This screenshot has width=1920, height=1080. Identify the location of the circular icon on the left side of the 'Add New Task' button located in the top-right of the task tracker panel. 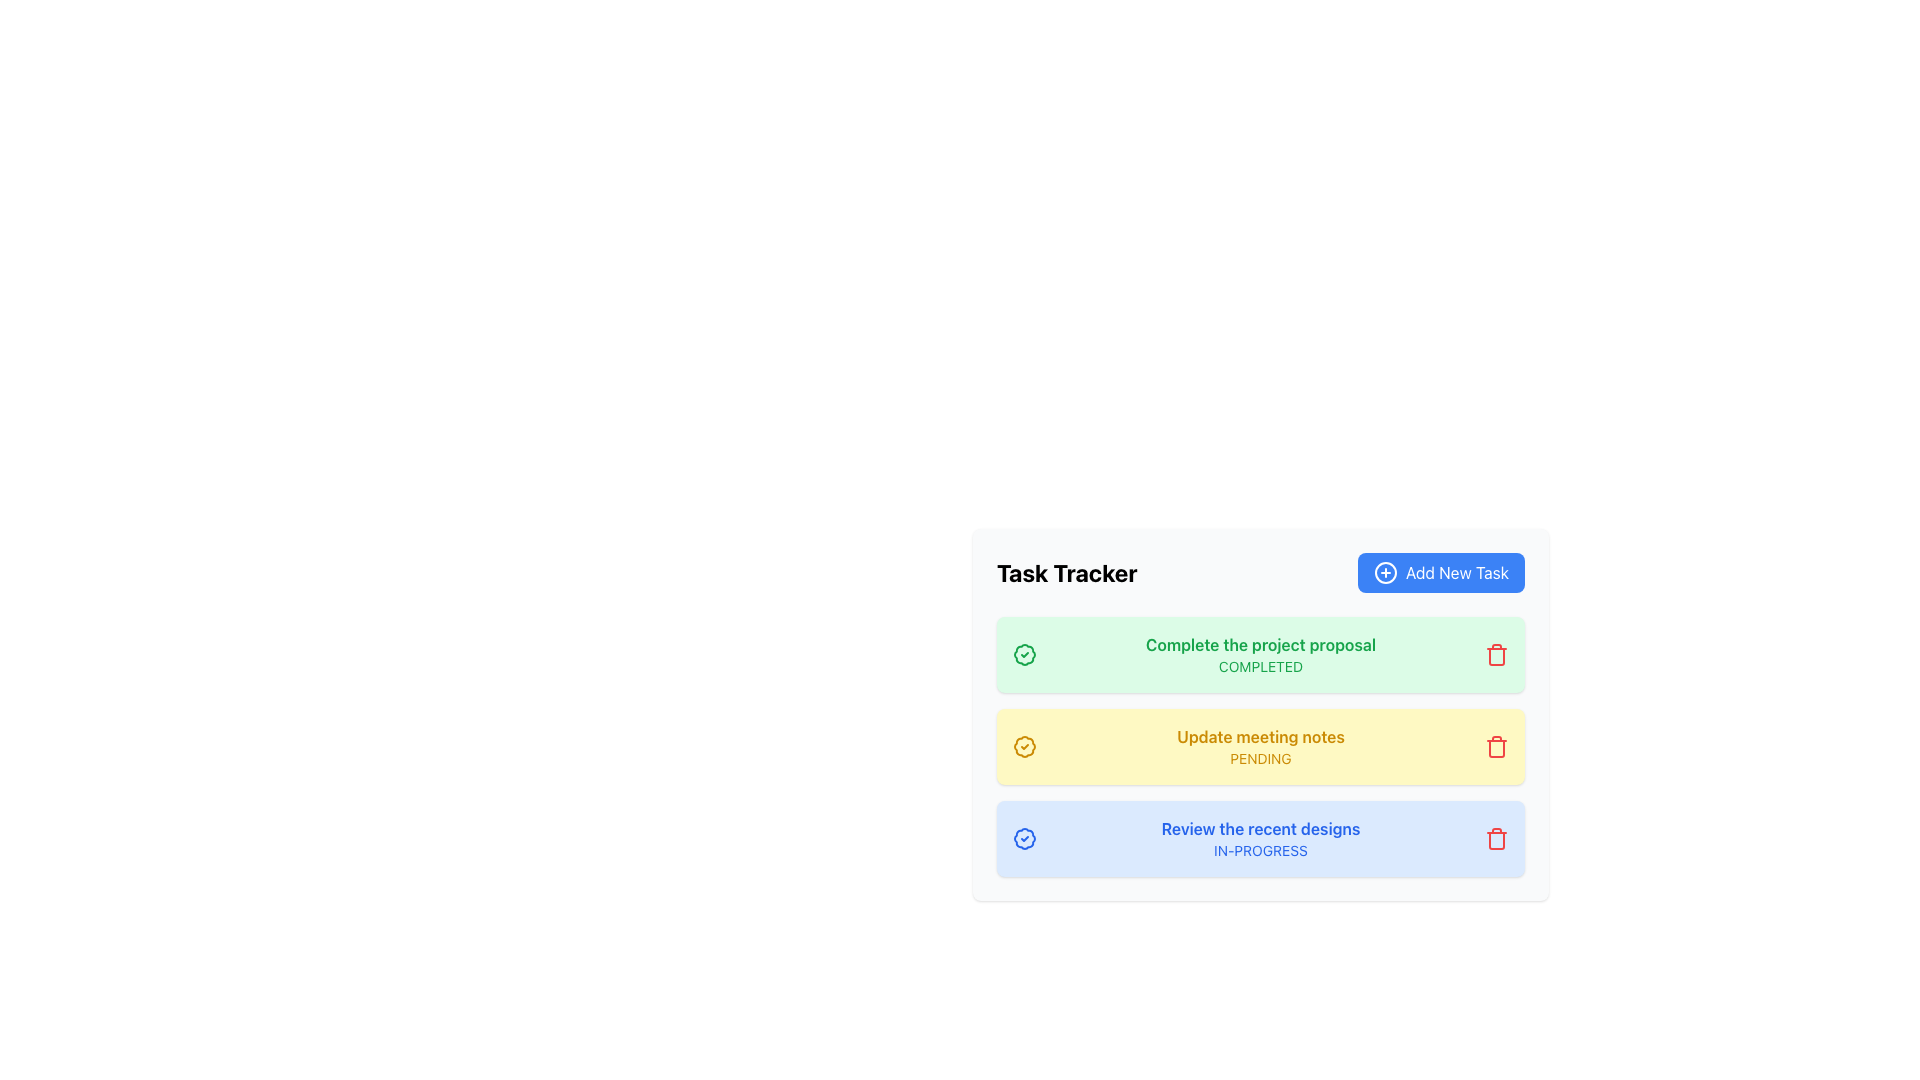
(1384, 573).